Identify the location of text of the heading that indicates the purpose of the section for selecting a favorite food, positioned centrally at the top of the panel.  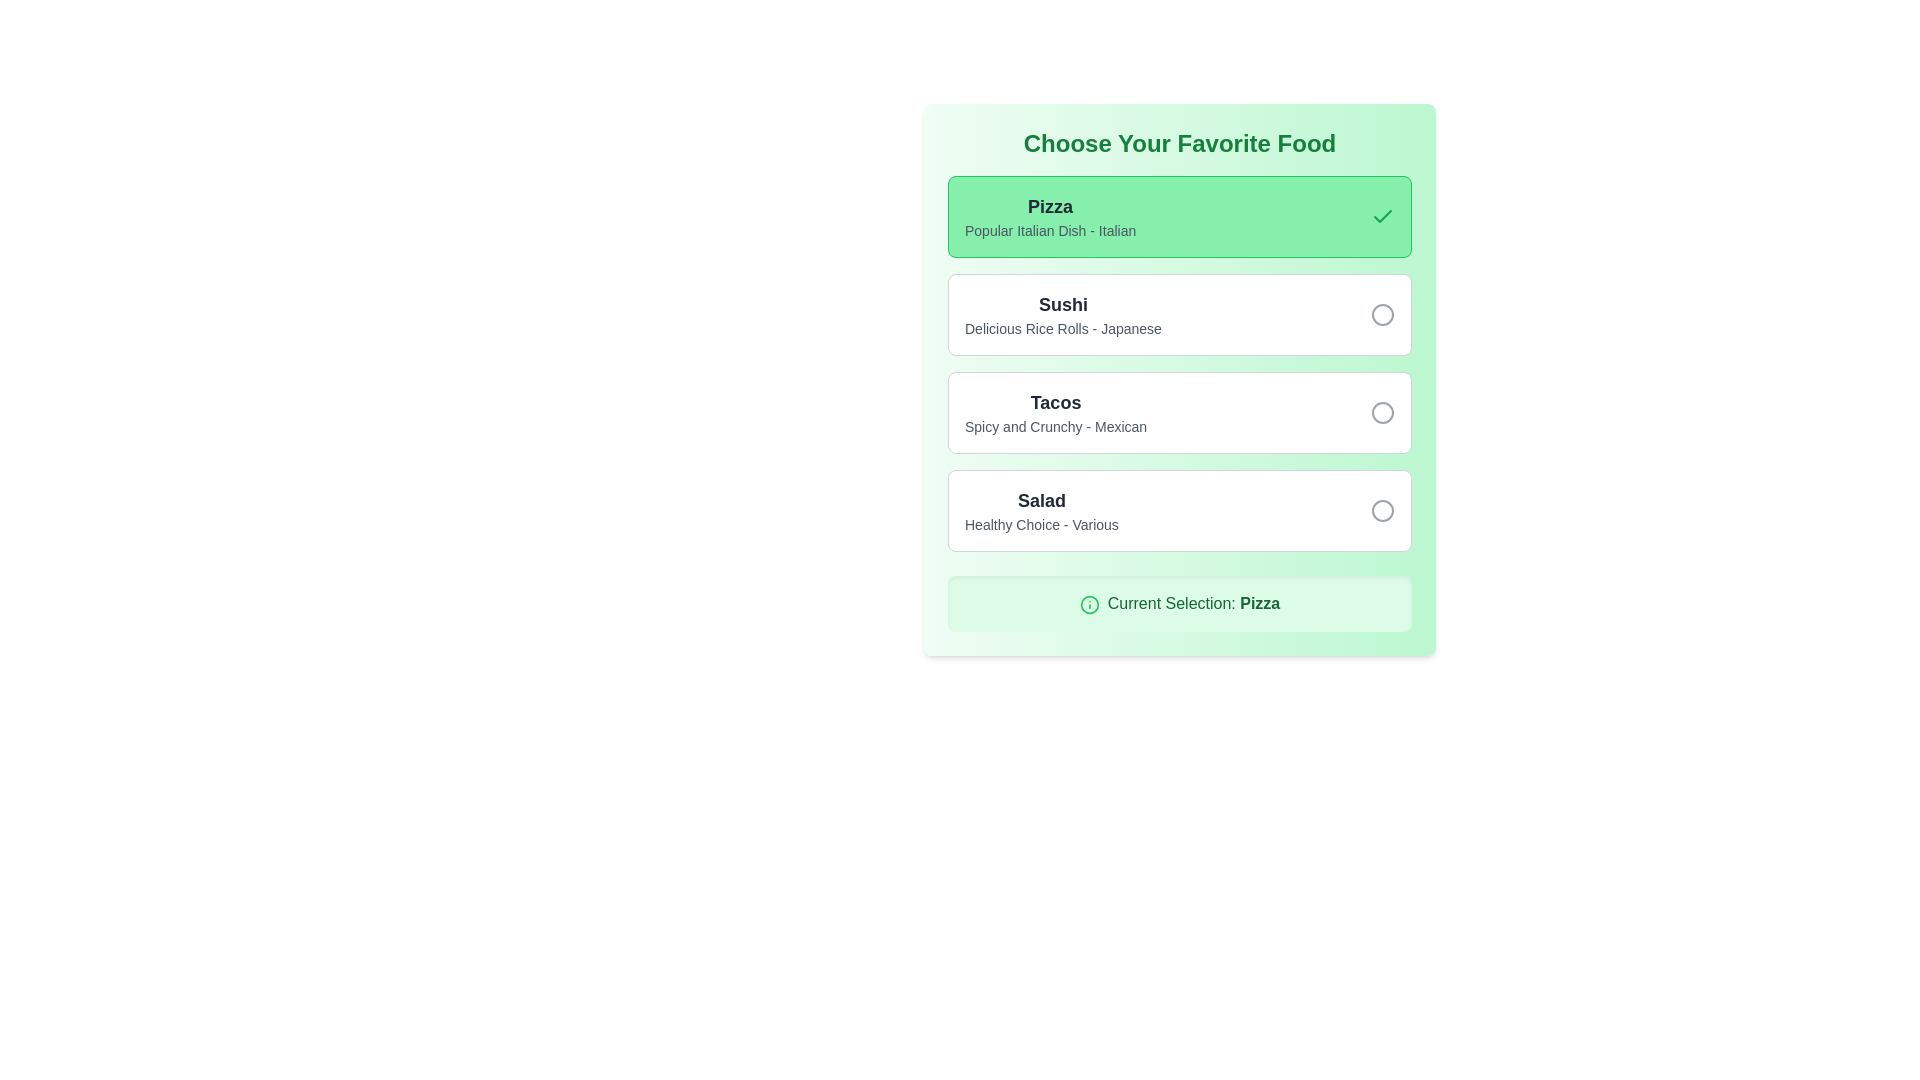
(1180, 142).